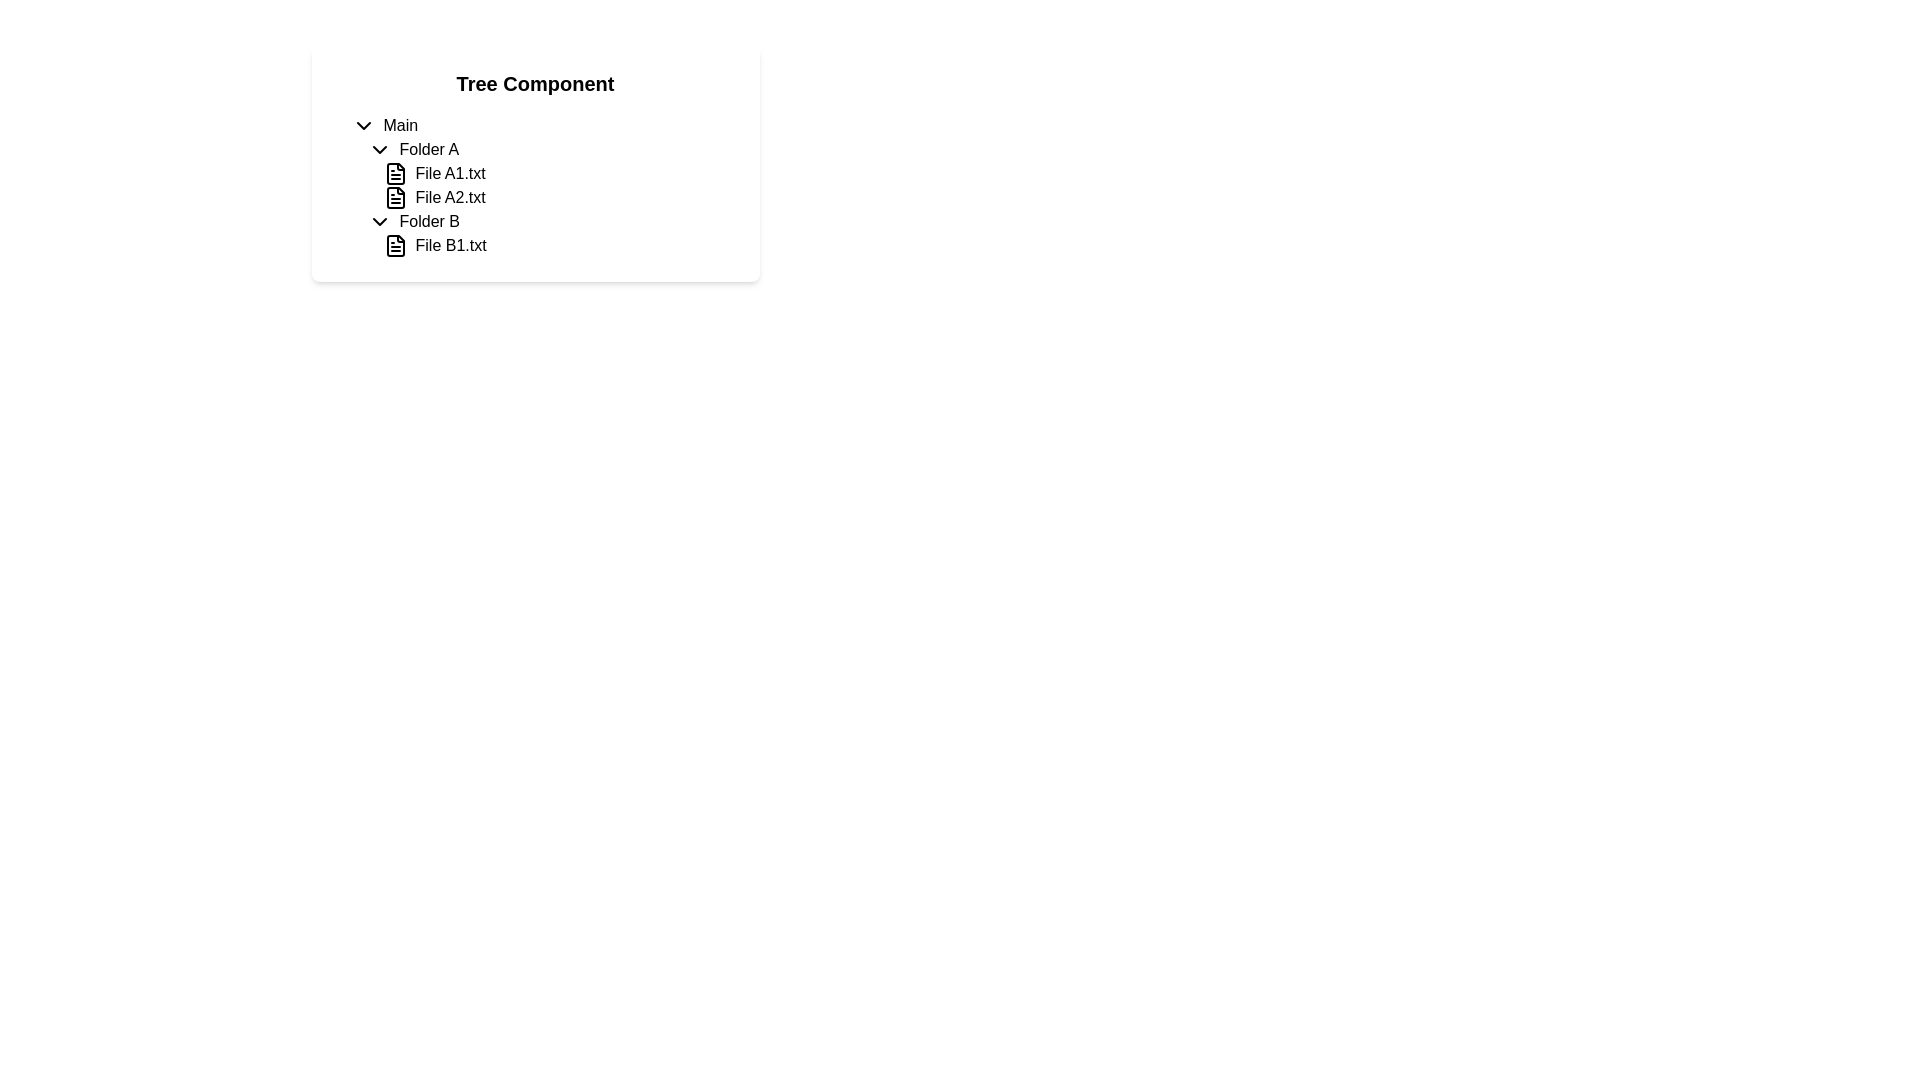 The image size is (1920, 1080). I want to click on the icon representing 'File B1.txt' located under 'Folder B', so click(395, 245).